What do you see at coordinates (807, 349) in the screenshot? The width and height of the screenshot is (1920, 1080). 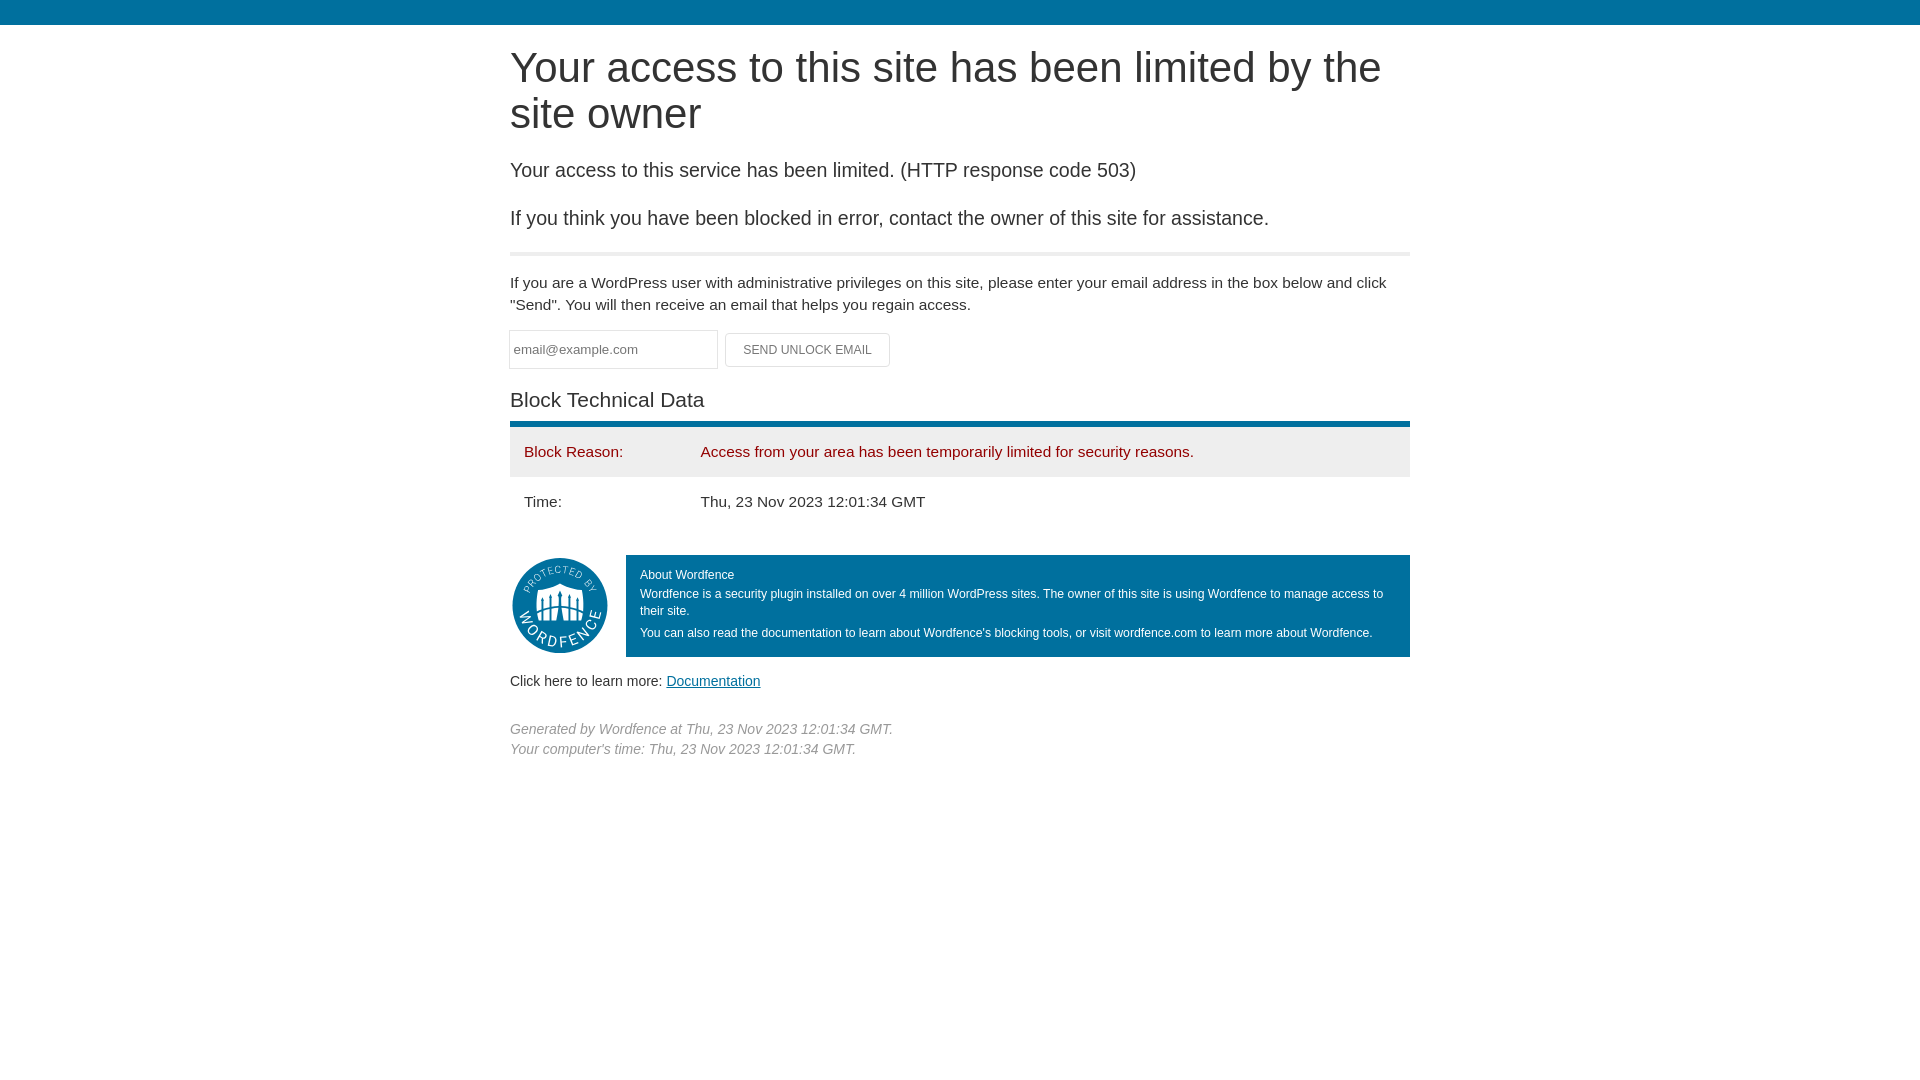 I see `'Send Unlock Email'` at bounding box center [807, 349].